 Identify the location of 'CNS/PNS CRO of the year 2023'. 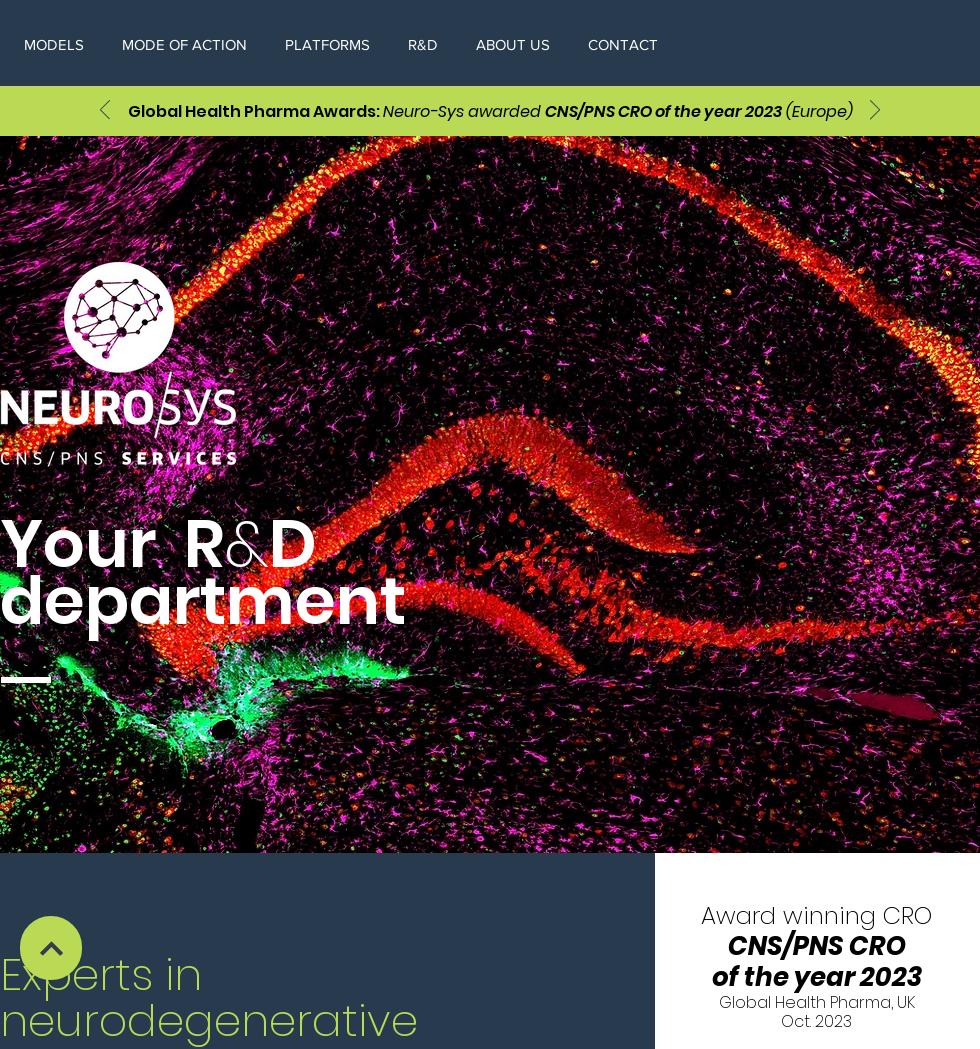
(662, 110).